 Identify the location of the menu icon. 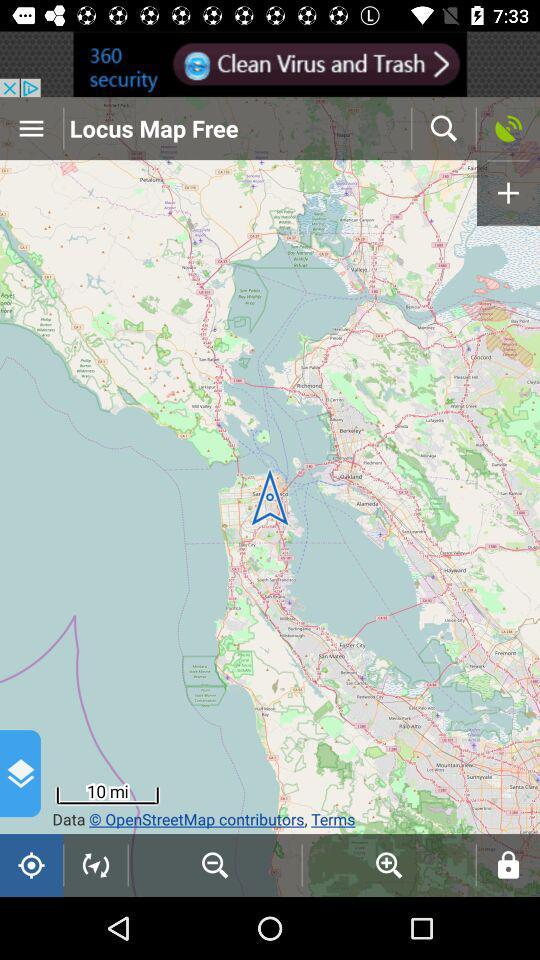
(30, 127).